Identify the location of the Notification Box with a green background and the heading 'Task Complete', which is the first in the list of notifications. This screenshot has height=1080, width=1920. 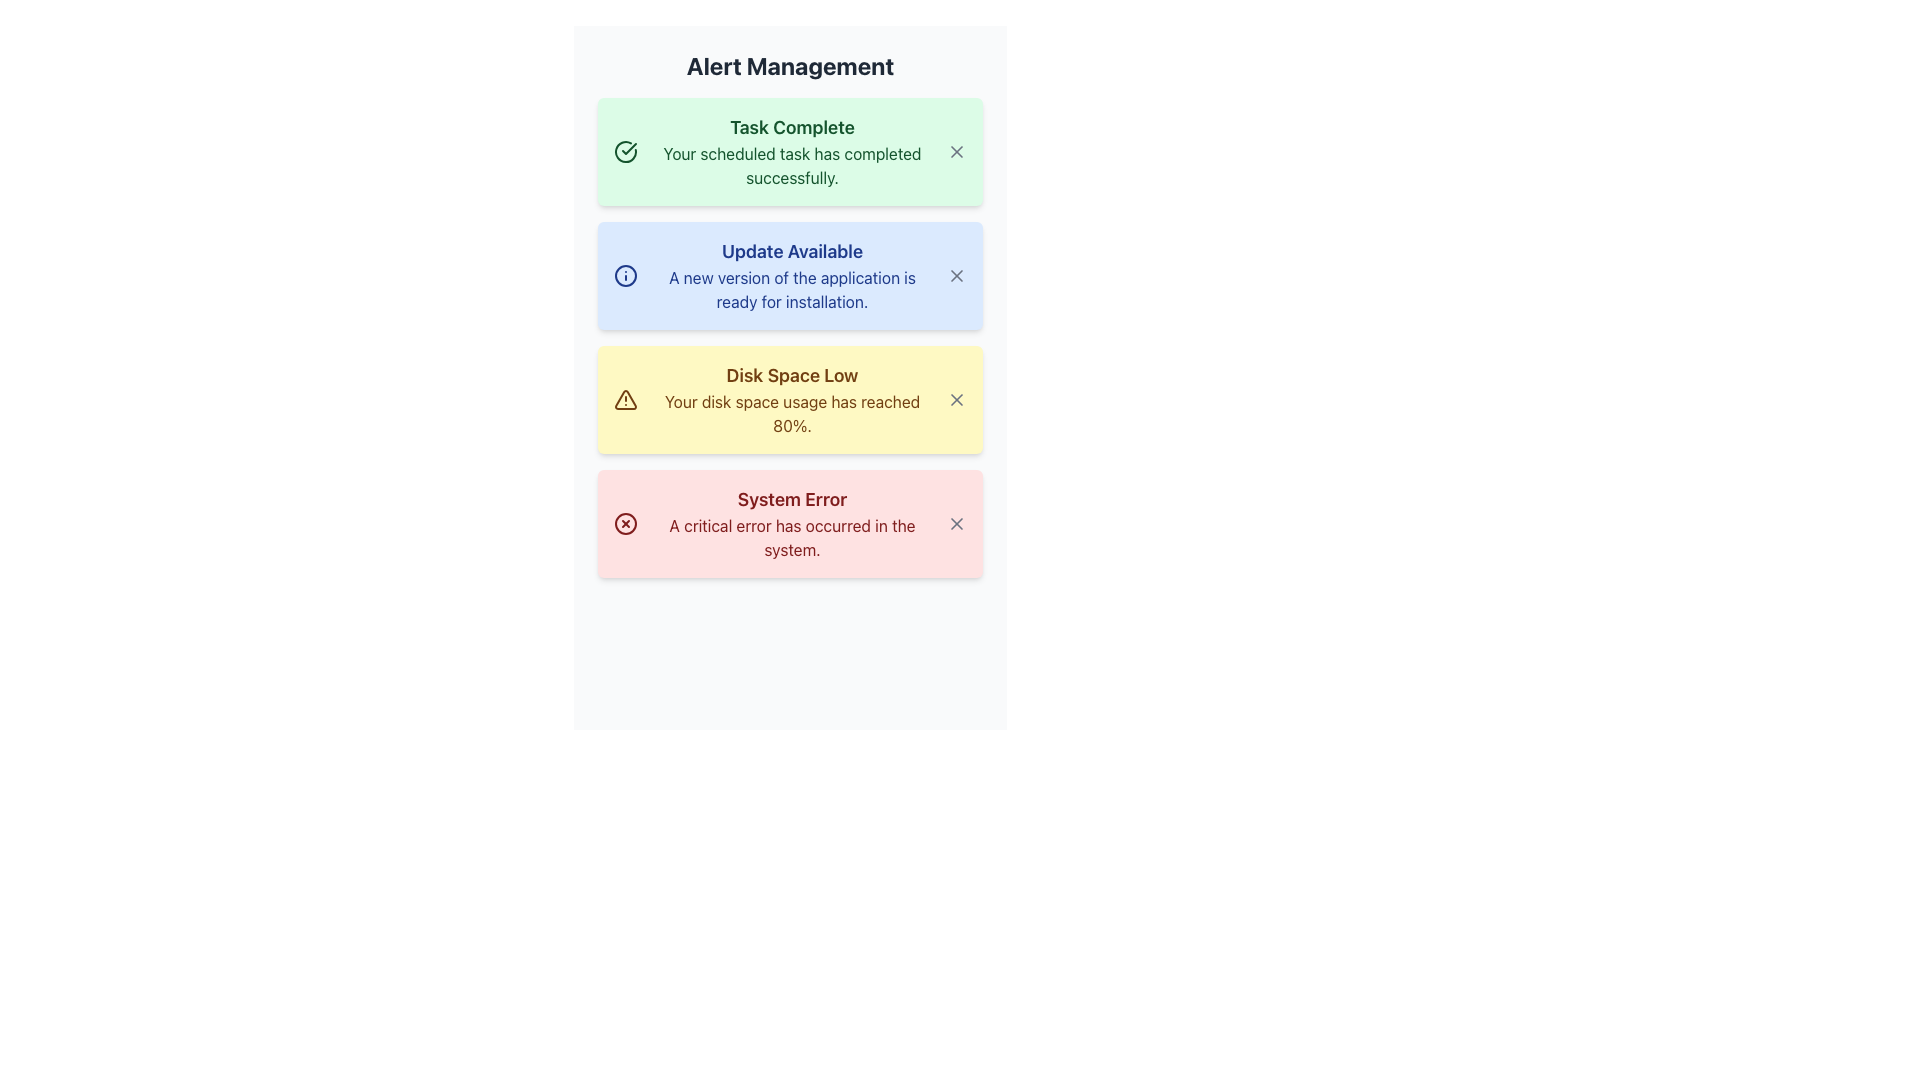
(789, 150).